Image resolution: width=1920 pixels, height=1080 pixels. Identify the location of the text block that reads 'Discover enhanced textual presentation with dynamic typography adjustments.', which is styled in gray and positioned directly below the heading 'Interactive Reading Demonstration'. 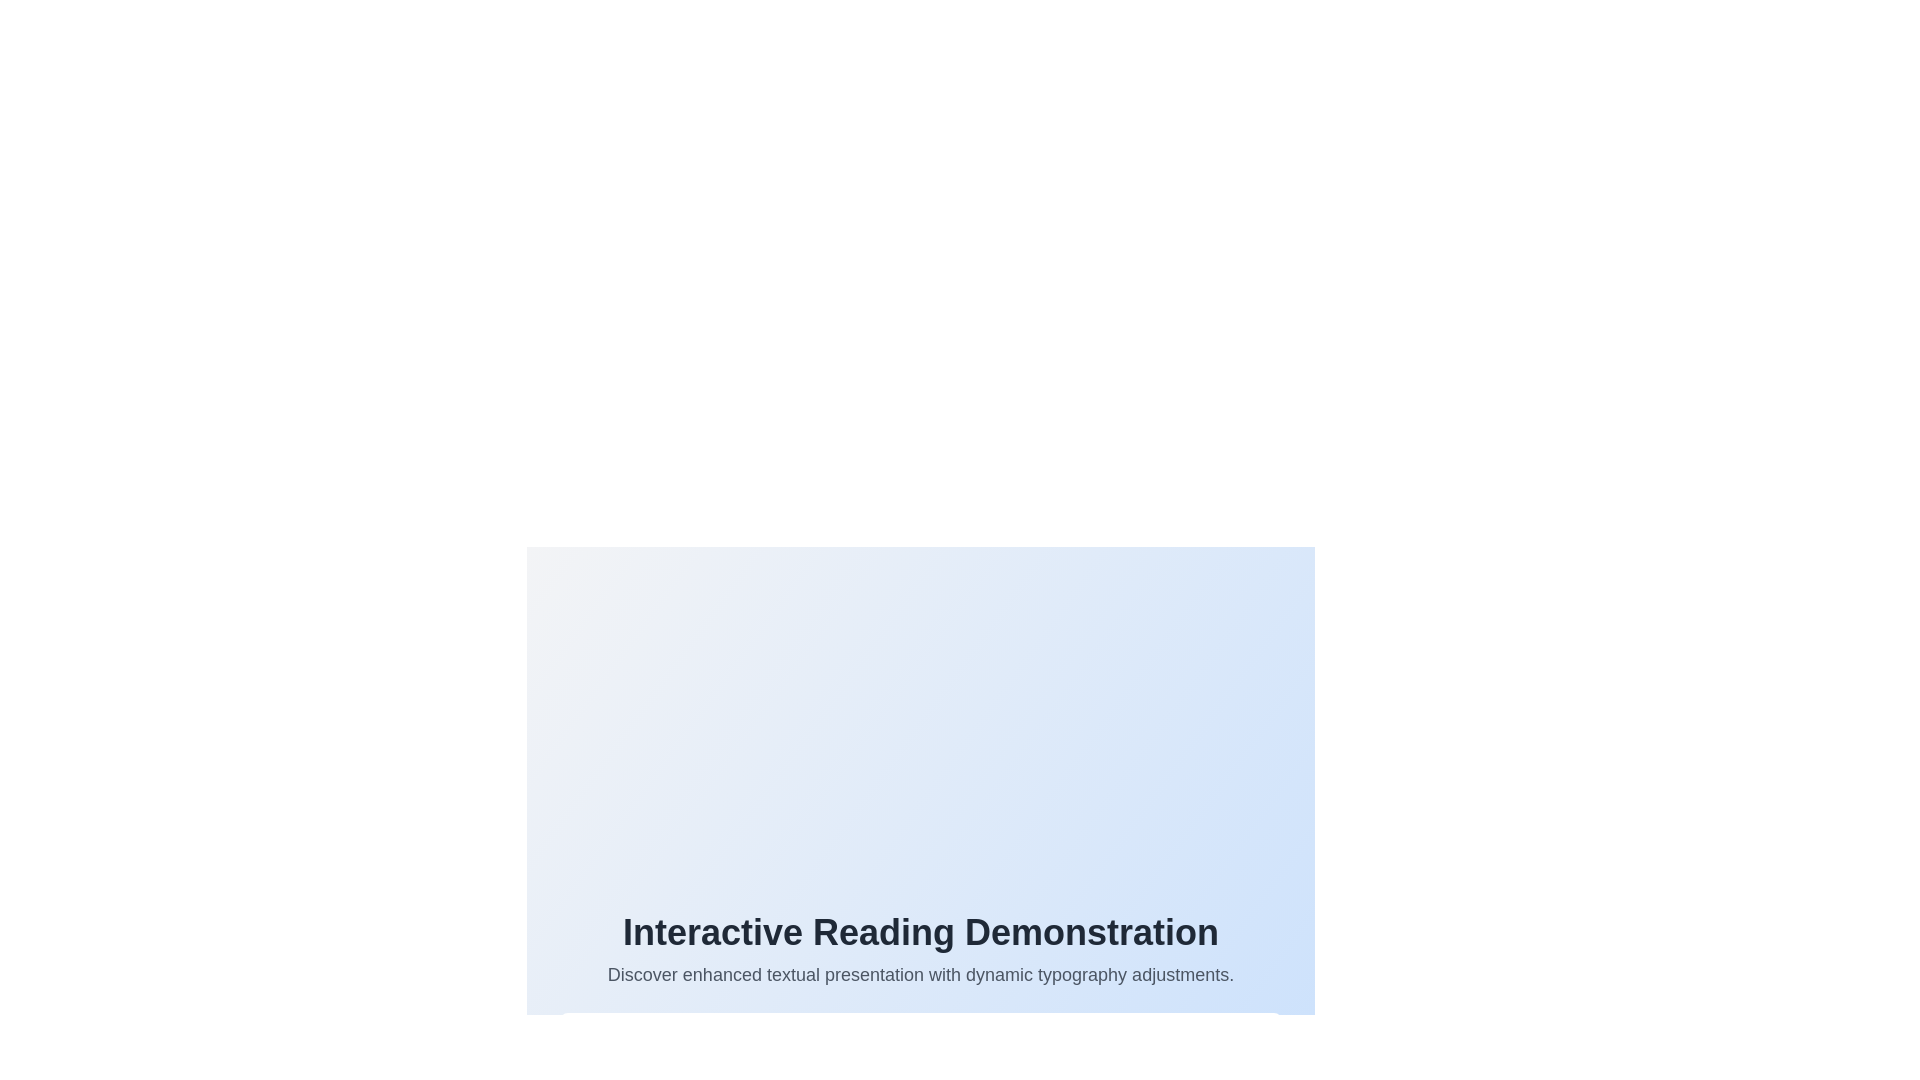
(920, 974).